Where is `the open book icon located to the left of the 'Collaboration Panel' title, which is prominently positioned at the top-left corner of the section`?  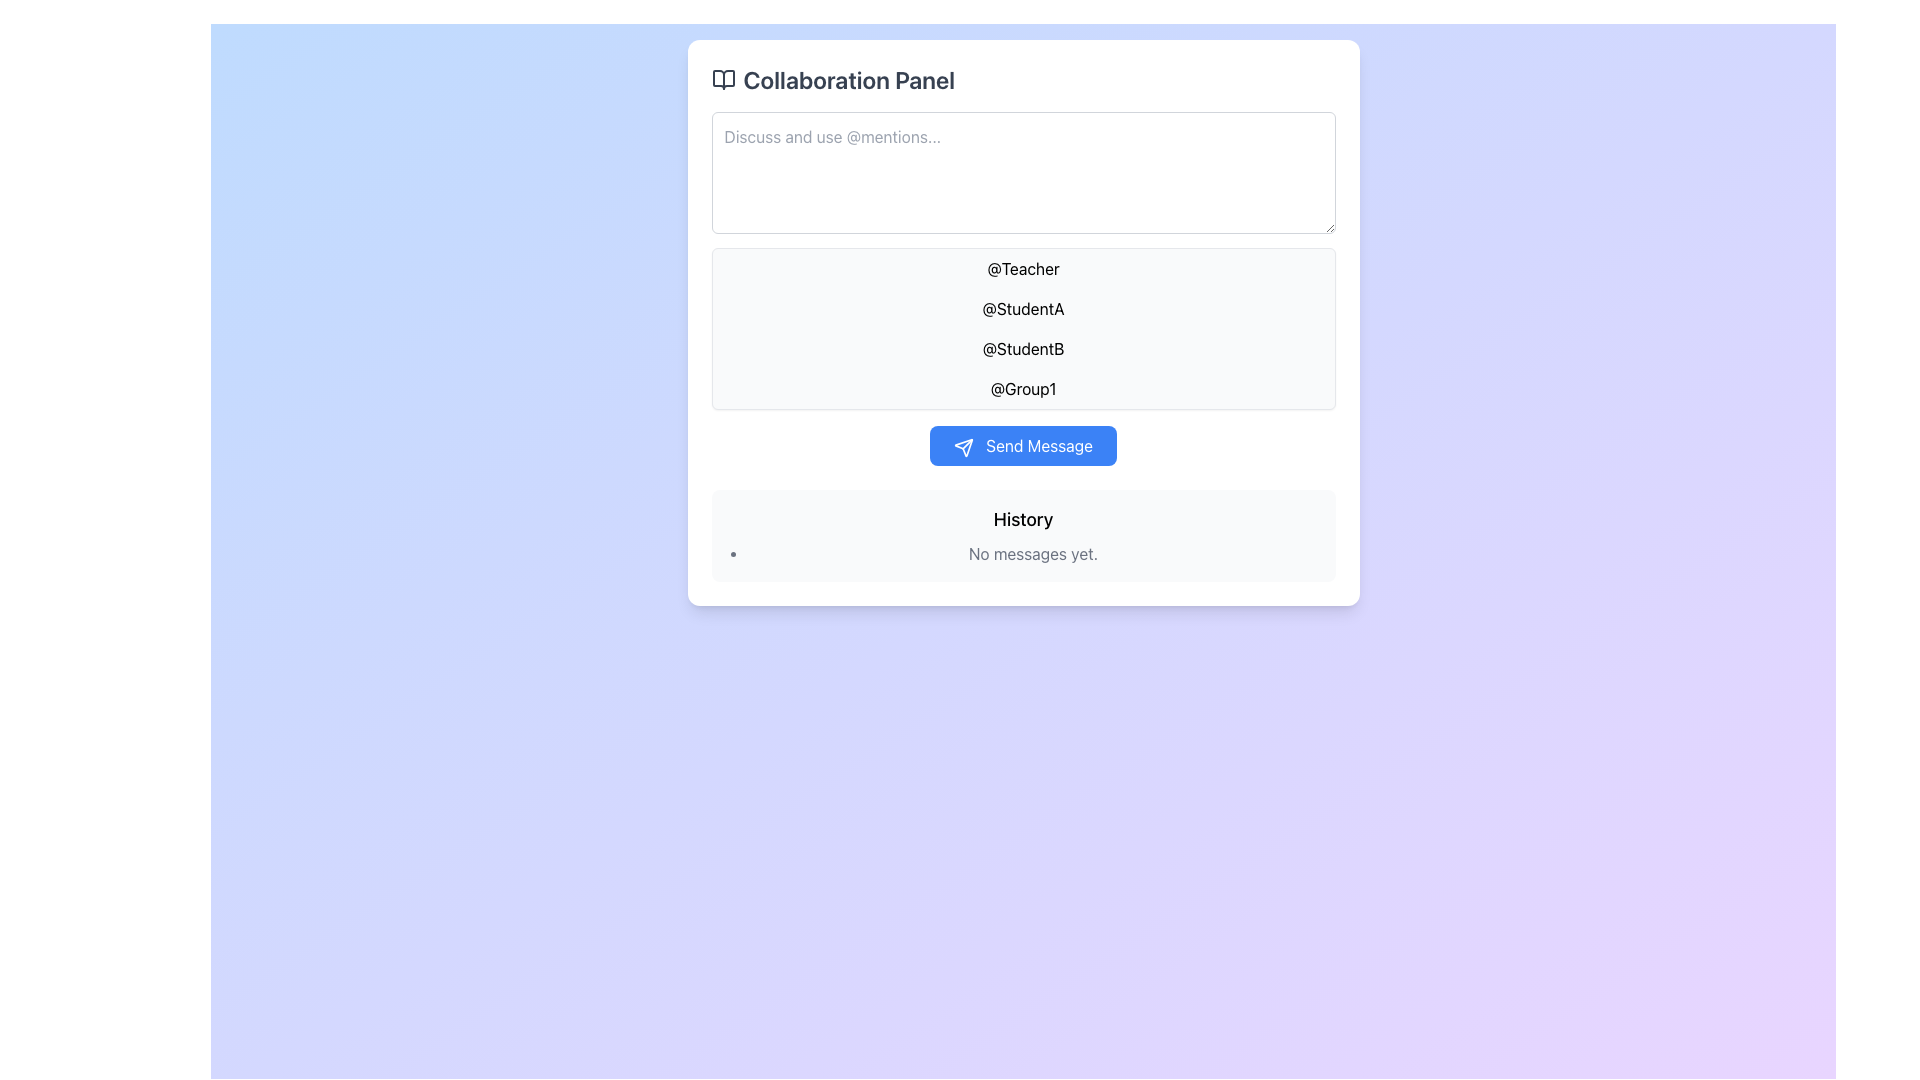 the open book icon located to the left of the 'Collaboration Panel' title, which is prominently positioned at the top-left corner of the section is located at coordinates (722, 79).